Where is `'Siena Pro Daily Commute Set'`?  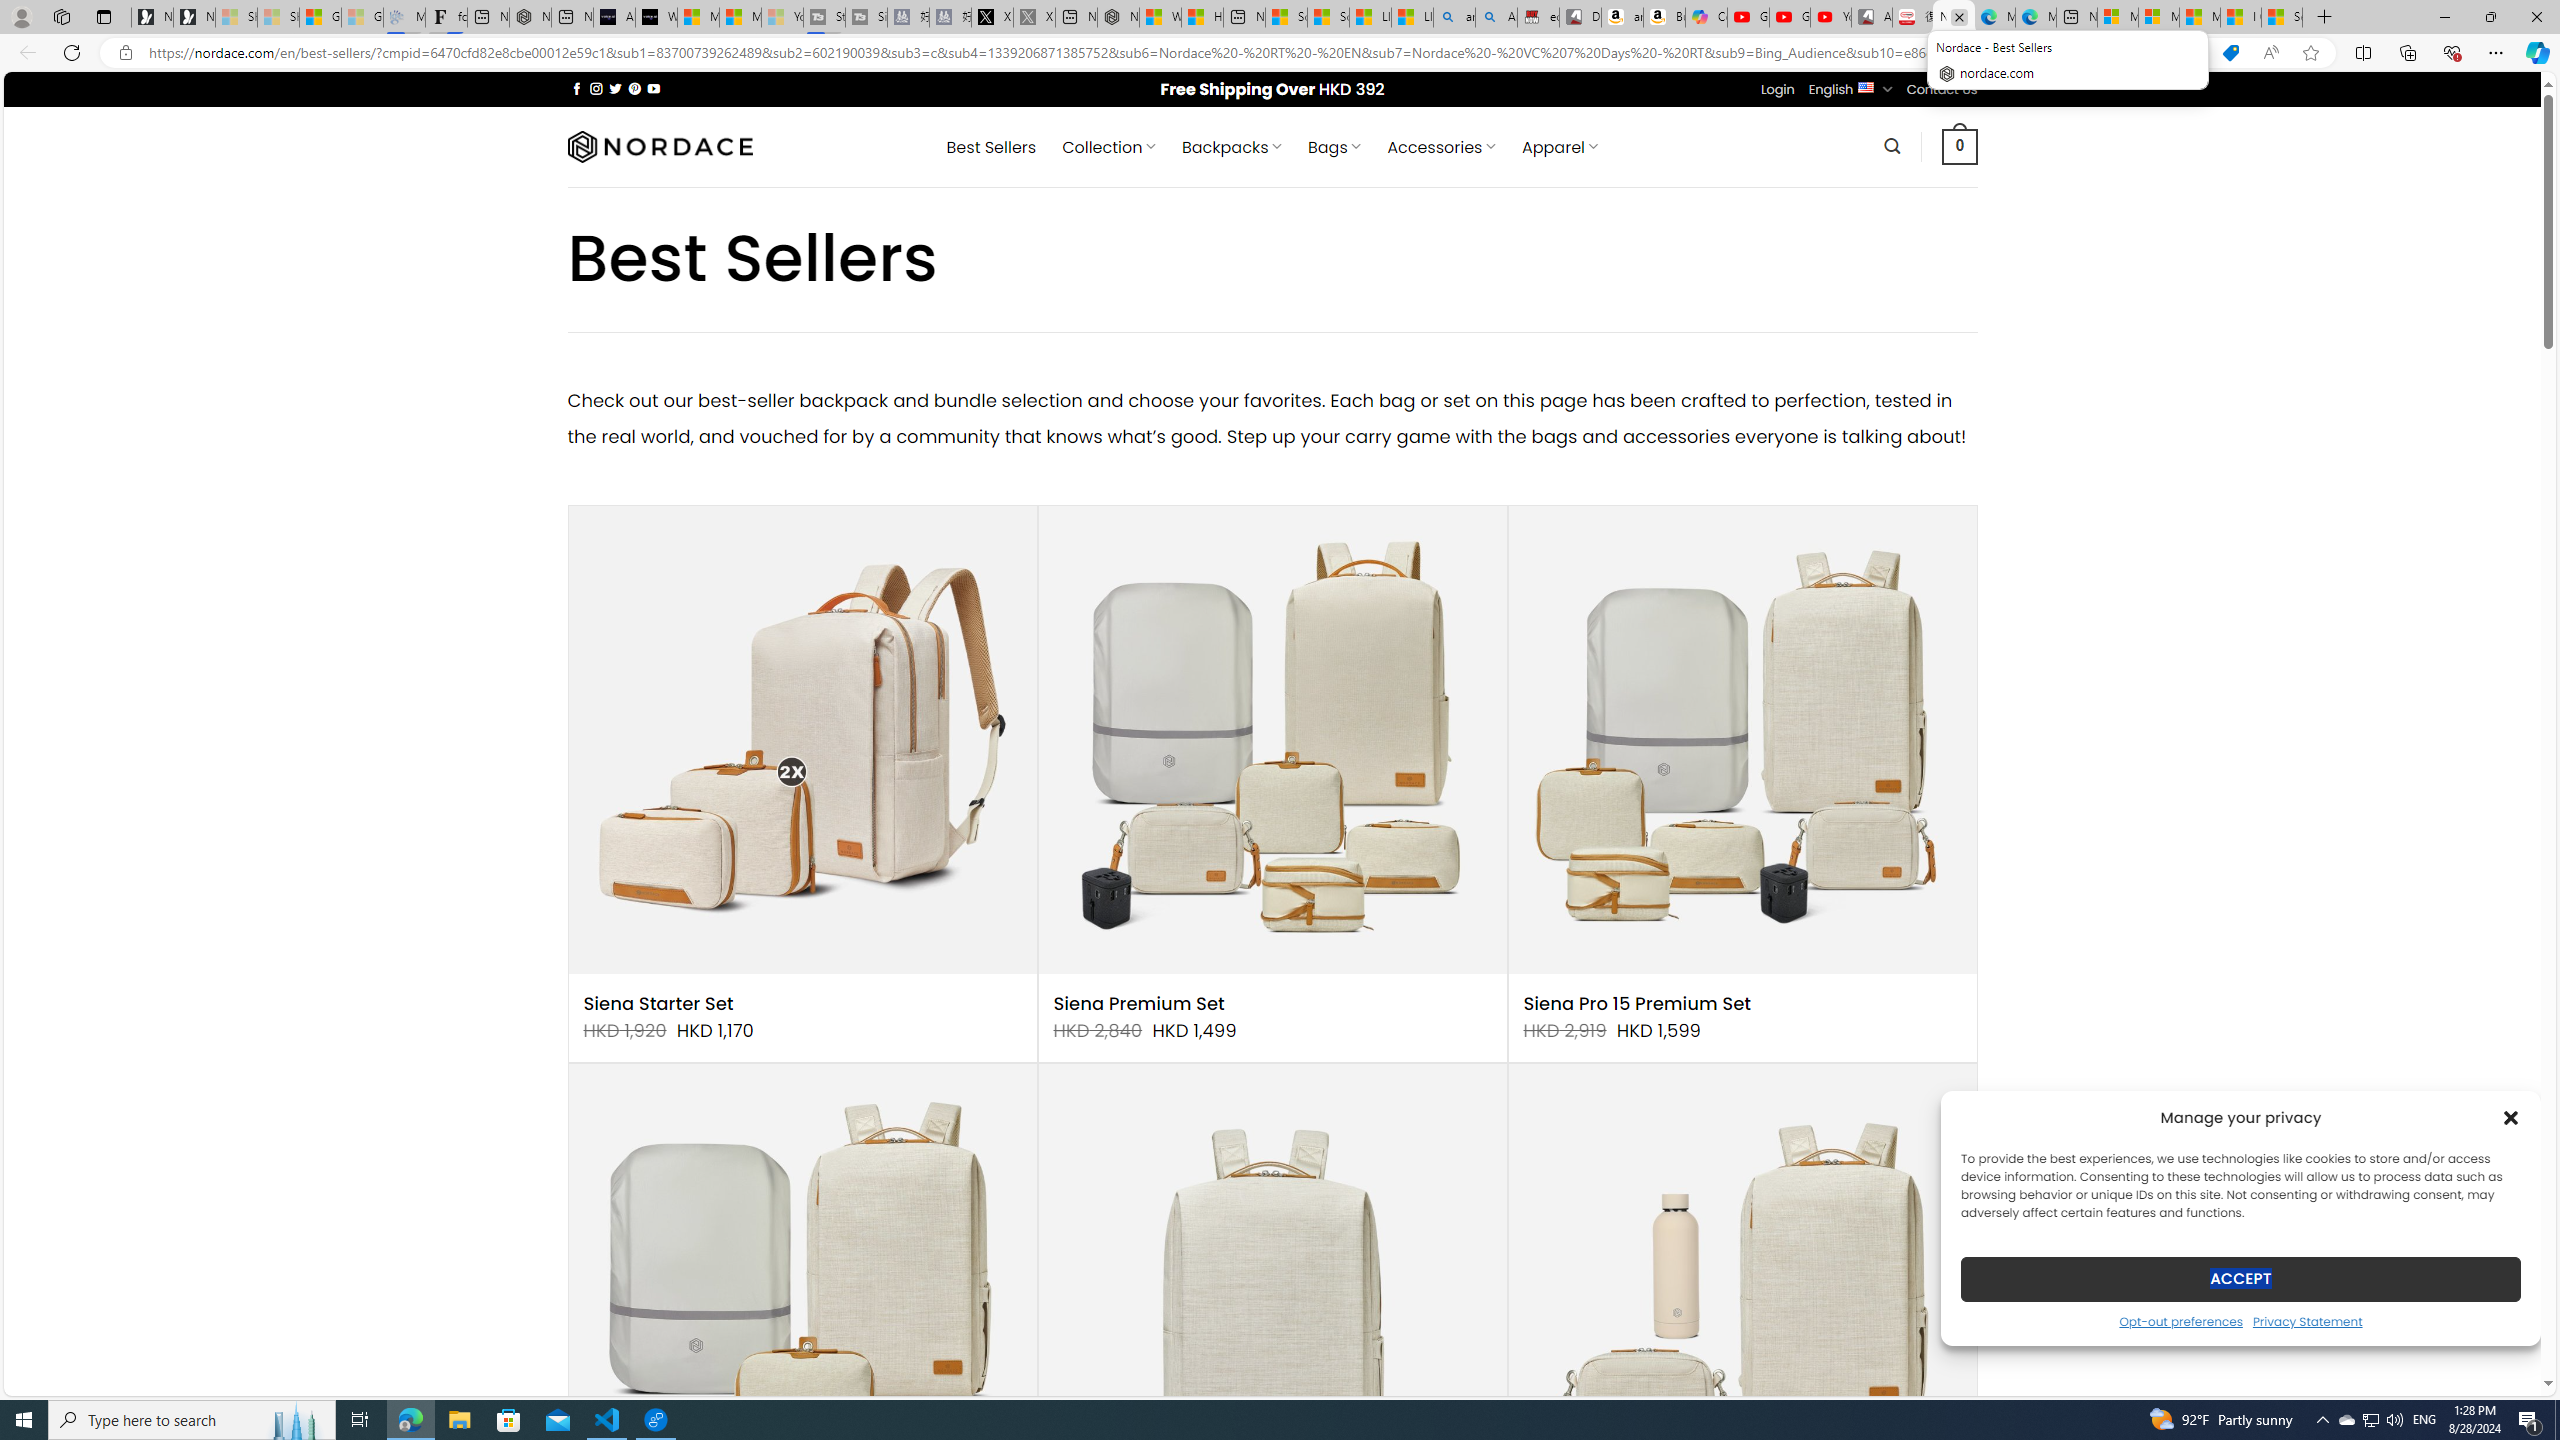 'Siena Pro Daily Commute Set' is located at coordinates (1741, 1298).